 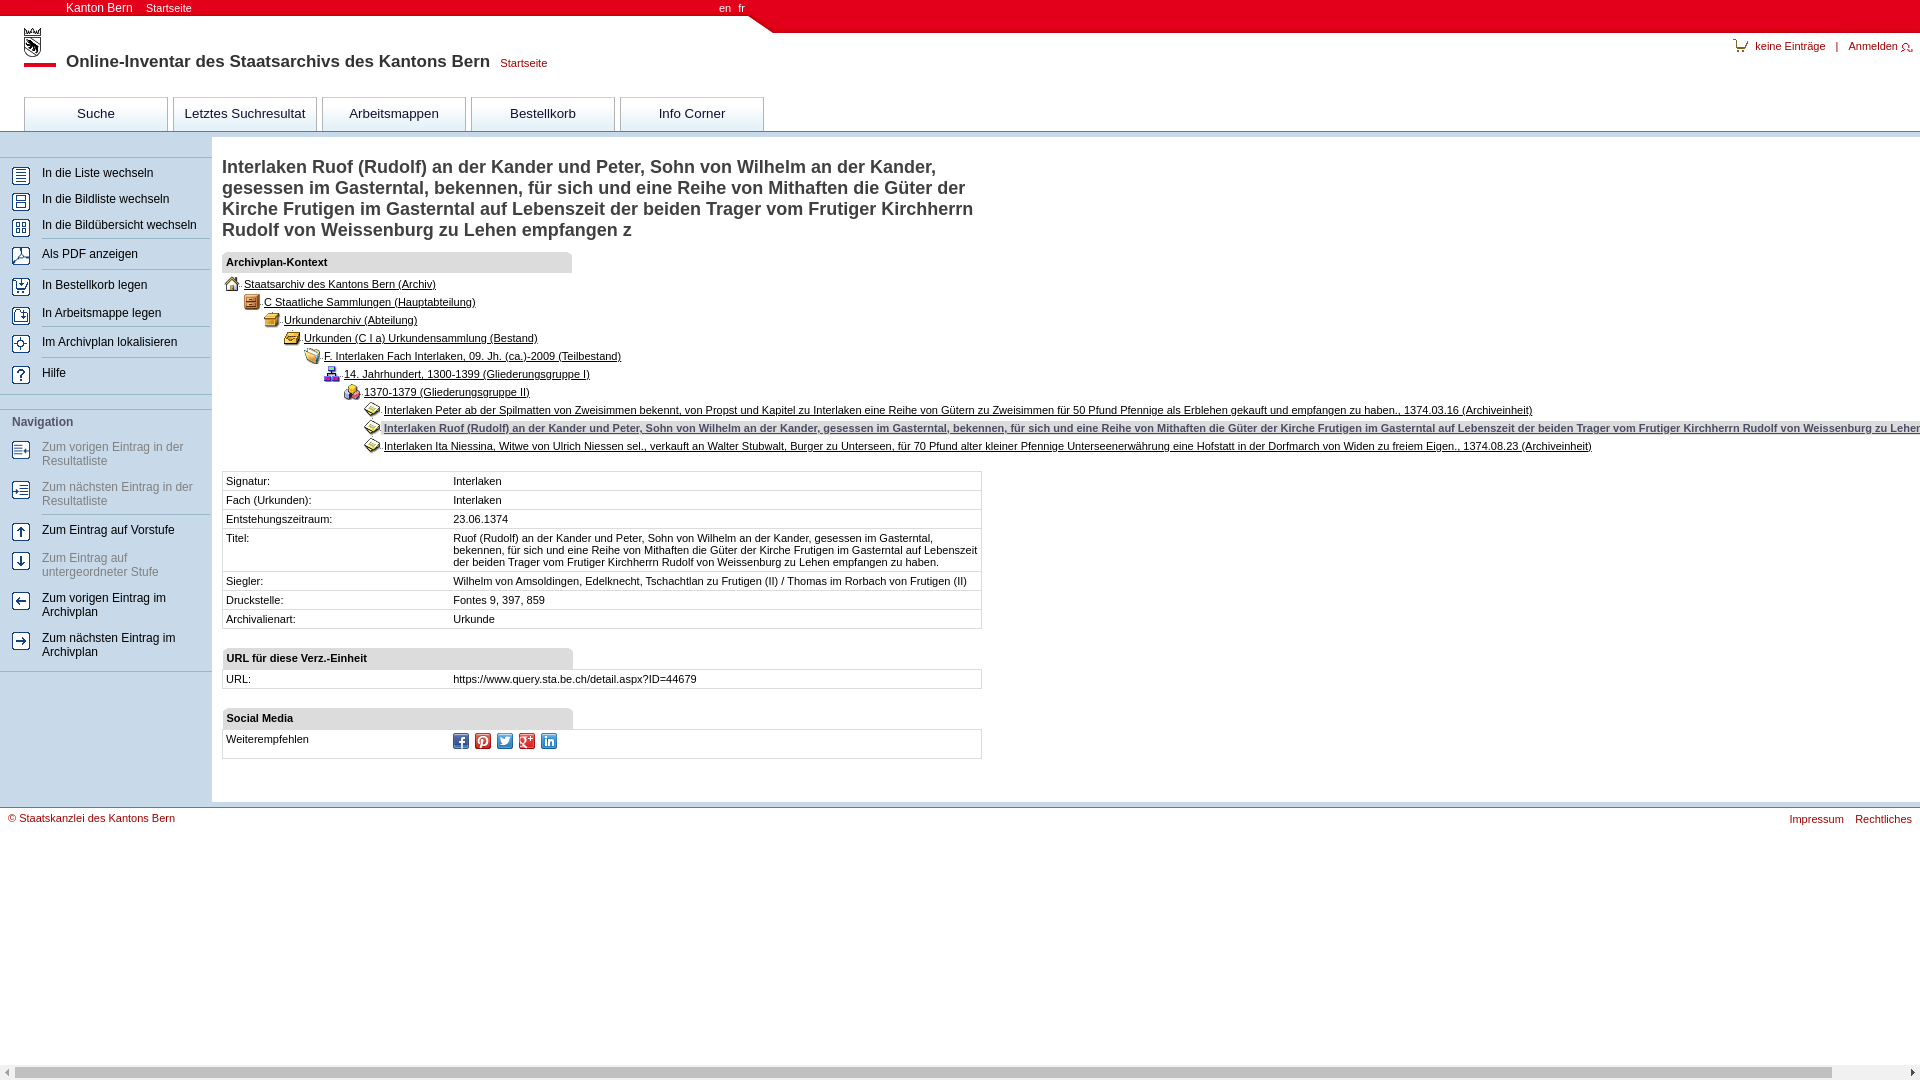 I want to click on 'Urkundenarchiv (Abteilung)', so click(x=280, y=319).